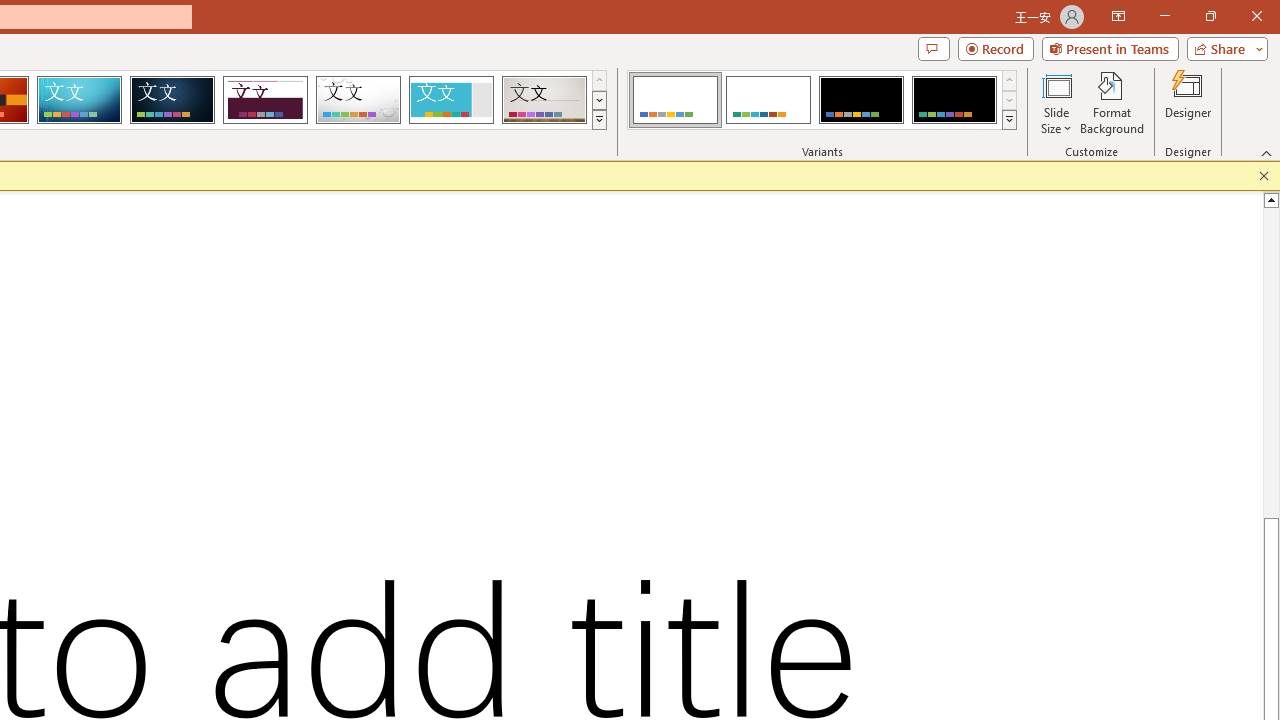 The width and height of the screenshot is (1280, 720). What do you see at coordinates (767, 100) in the screenshot?
I see `'Office Theme Variant 2'` at bounding box center [767, 100].